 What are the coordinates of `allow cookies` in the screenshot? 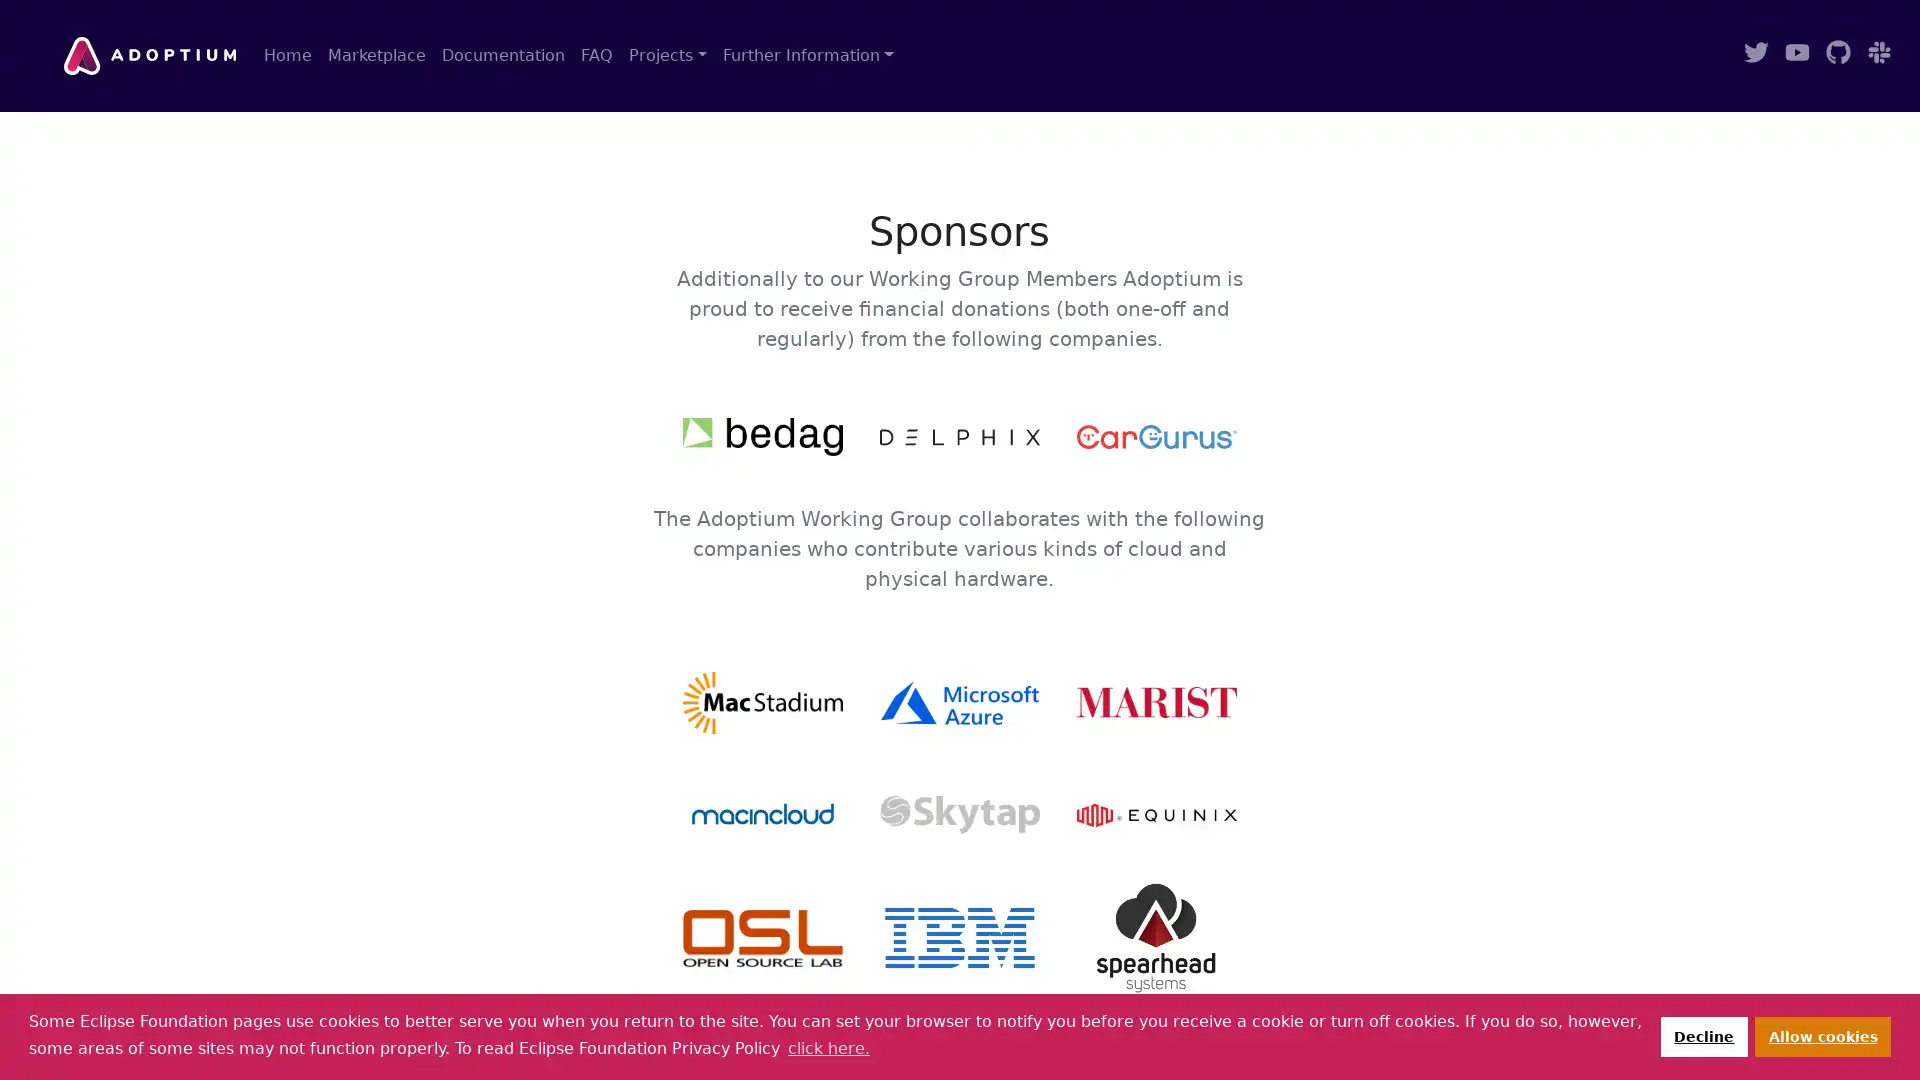 It's located at (1823, 1035).